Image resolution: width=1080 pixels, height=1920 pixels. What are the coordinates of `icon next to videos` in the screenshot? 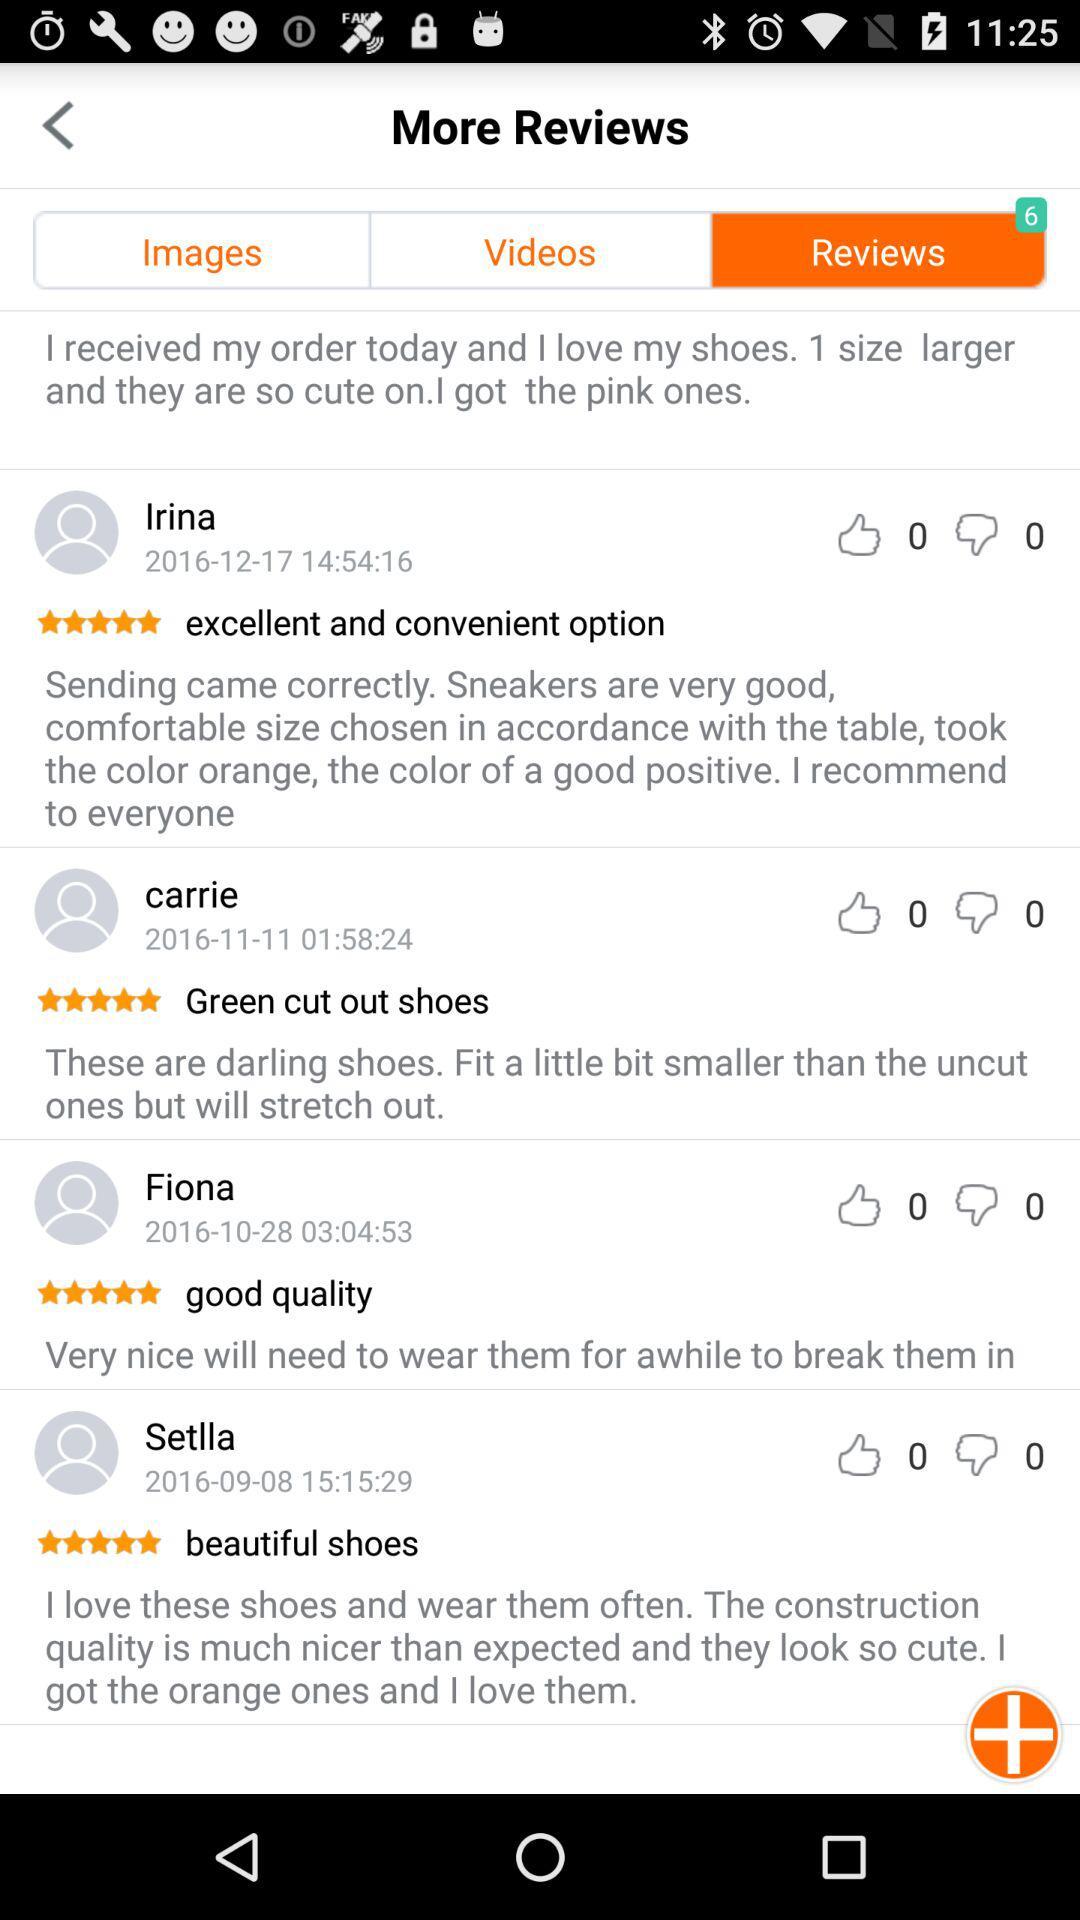 It's located at (202, 249).